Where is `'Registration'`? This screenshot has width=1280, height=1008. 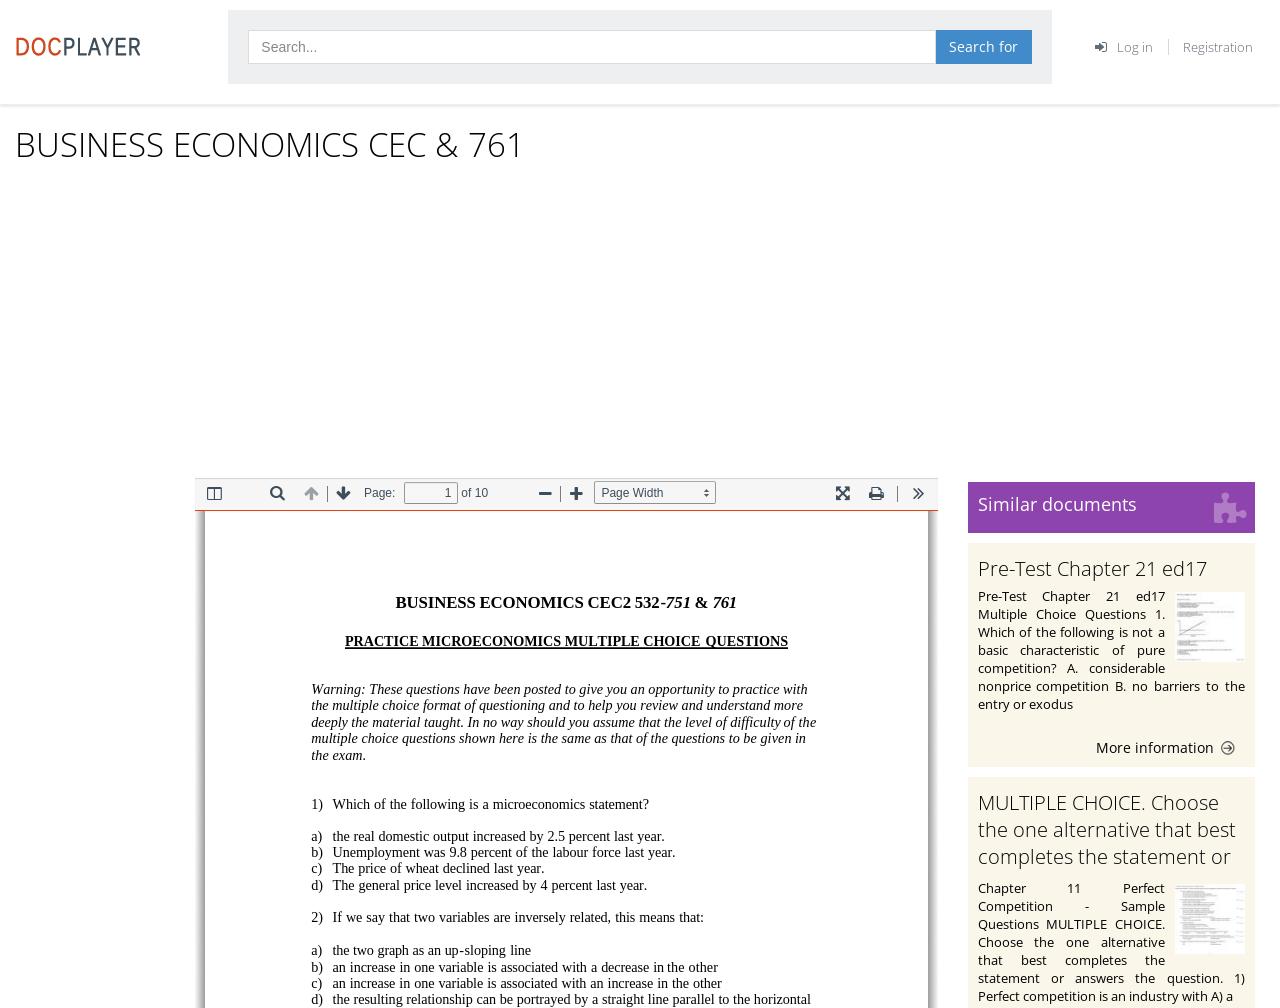 'Registration' is located at coordinates (1217, 45).